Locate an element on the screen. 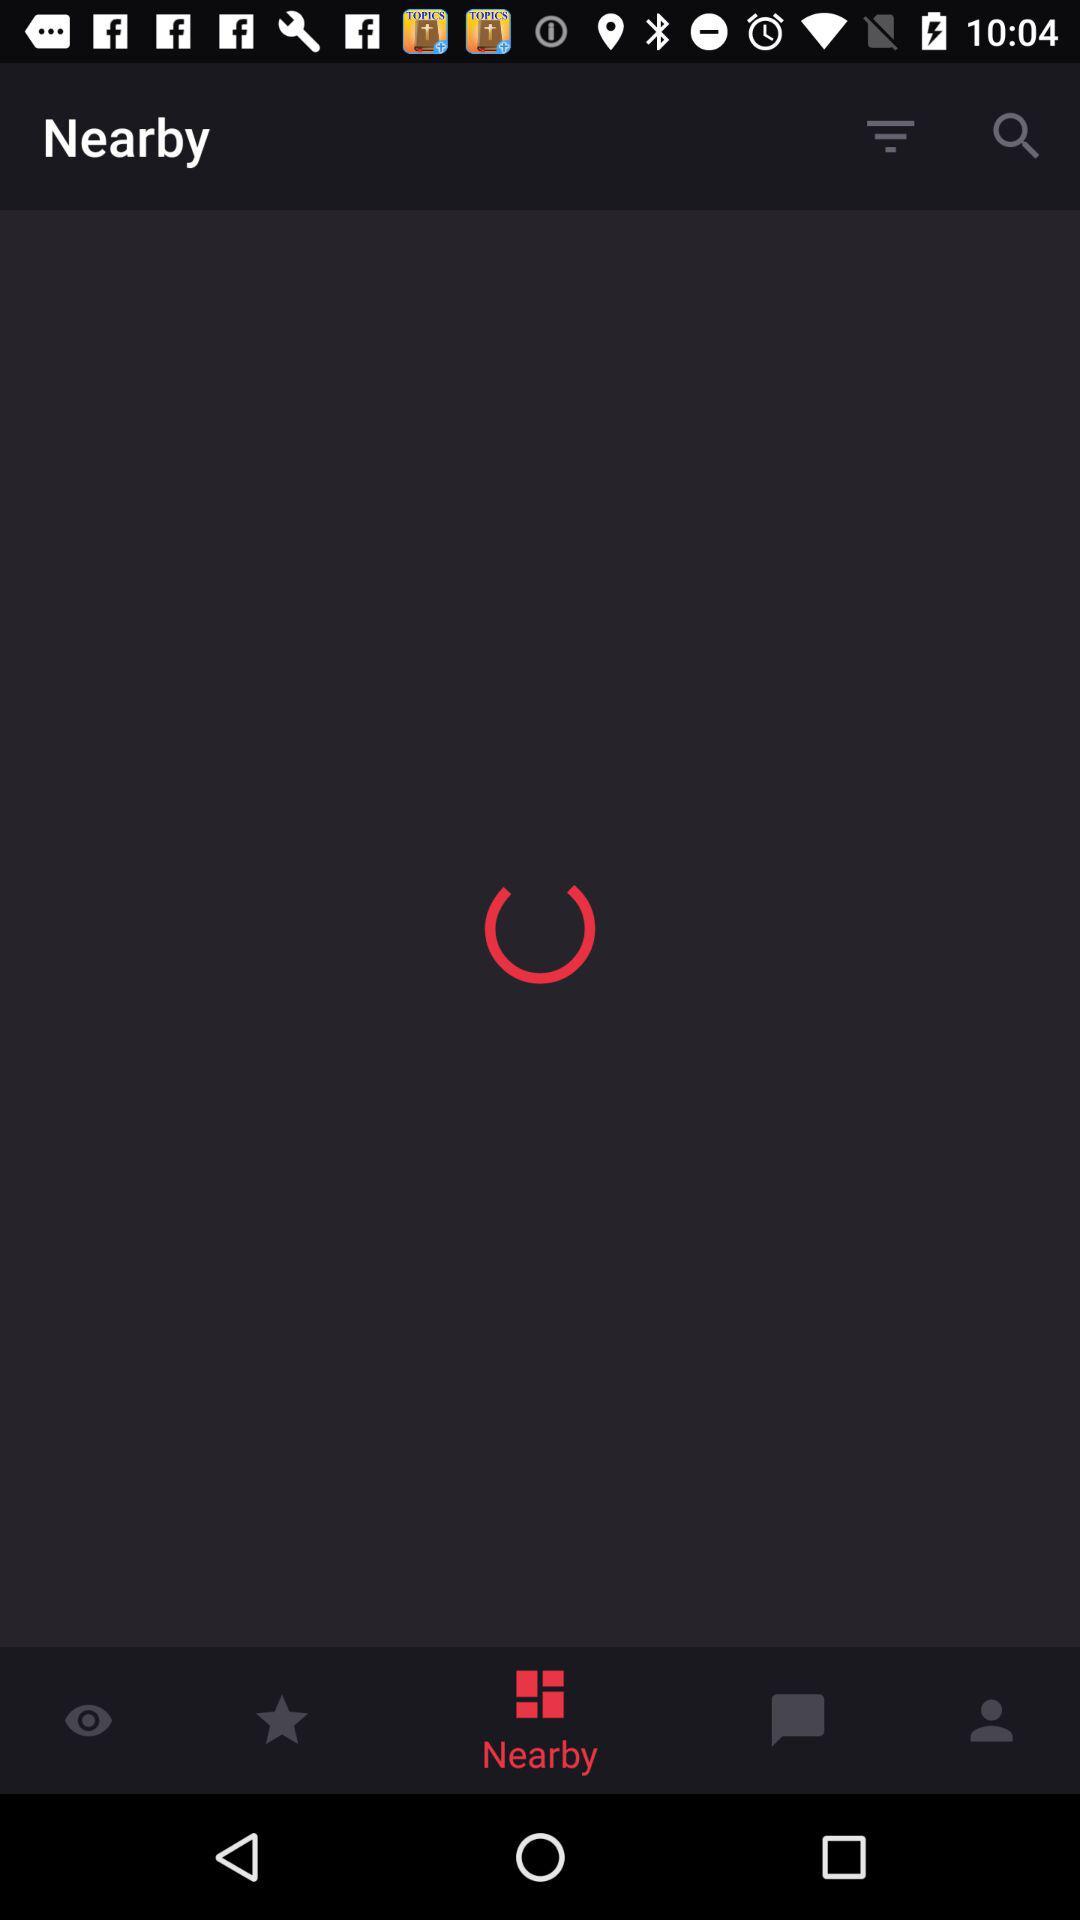 This screenshot has height=1920, width=1080. icon beside nearby at the bottom of the page is located at coordinates (797, 1719).